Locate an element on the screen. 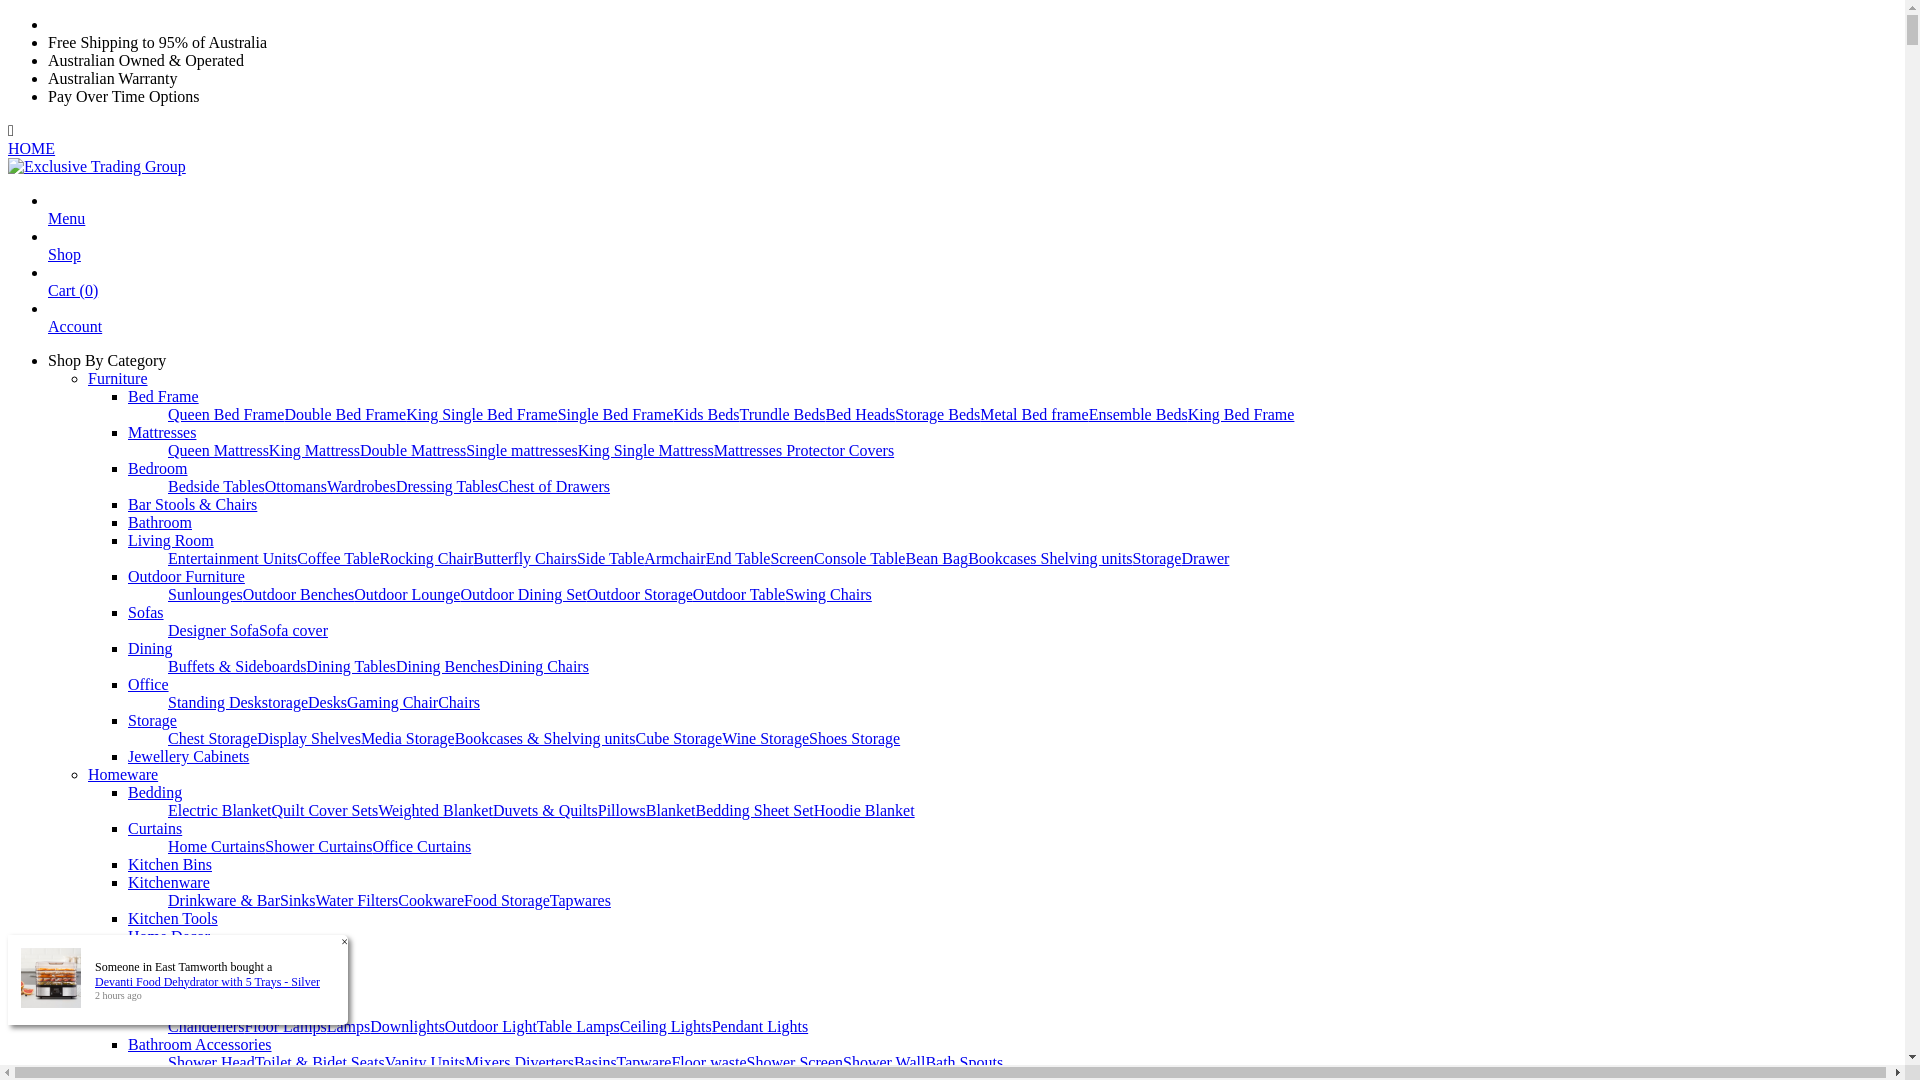  'Outdoor Lounge' is located at coordinates (406, 593).